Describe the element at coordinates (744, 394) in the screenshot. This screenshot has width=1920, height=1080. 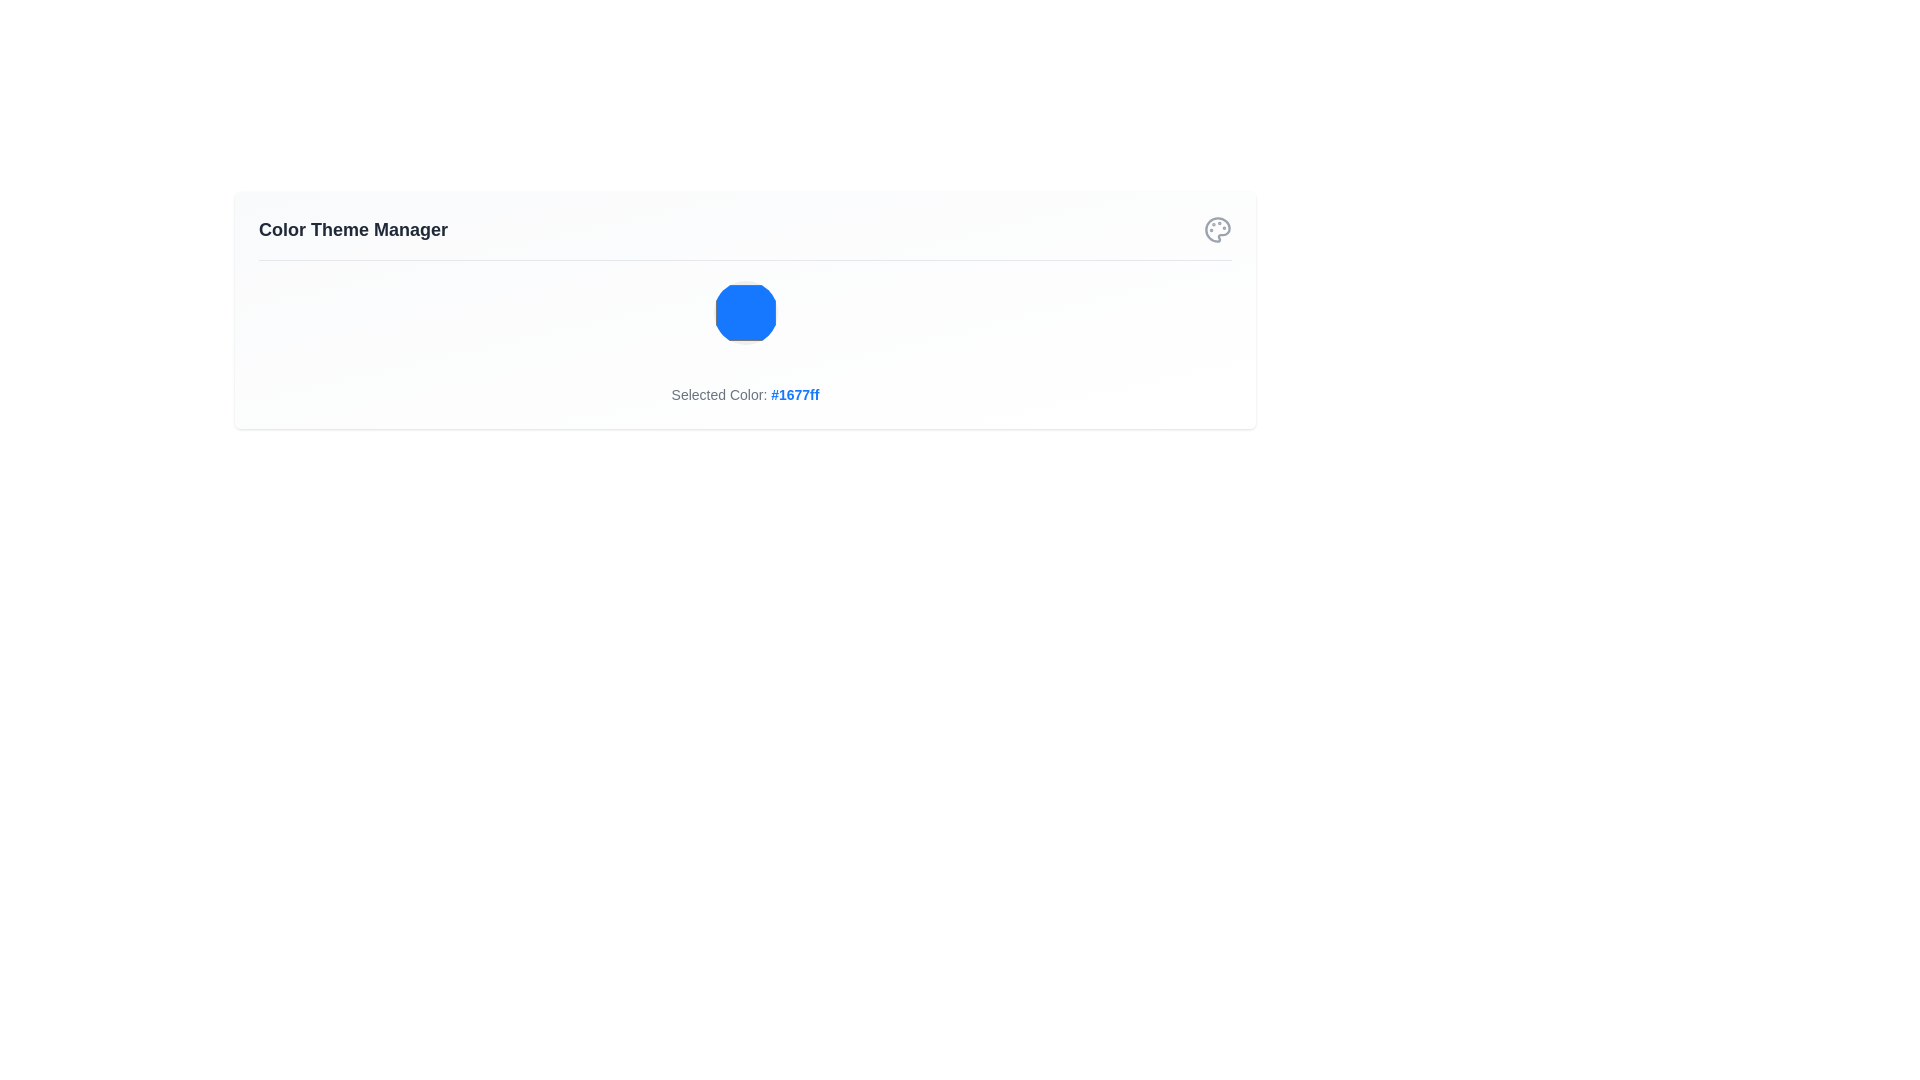
I see `hexadecimal color value displayed in the text label located at the bottom of the 'Color Theme Manager' card, which is positioned directly below the blue color indicator circle` at that location.